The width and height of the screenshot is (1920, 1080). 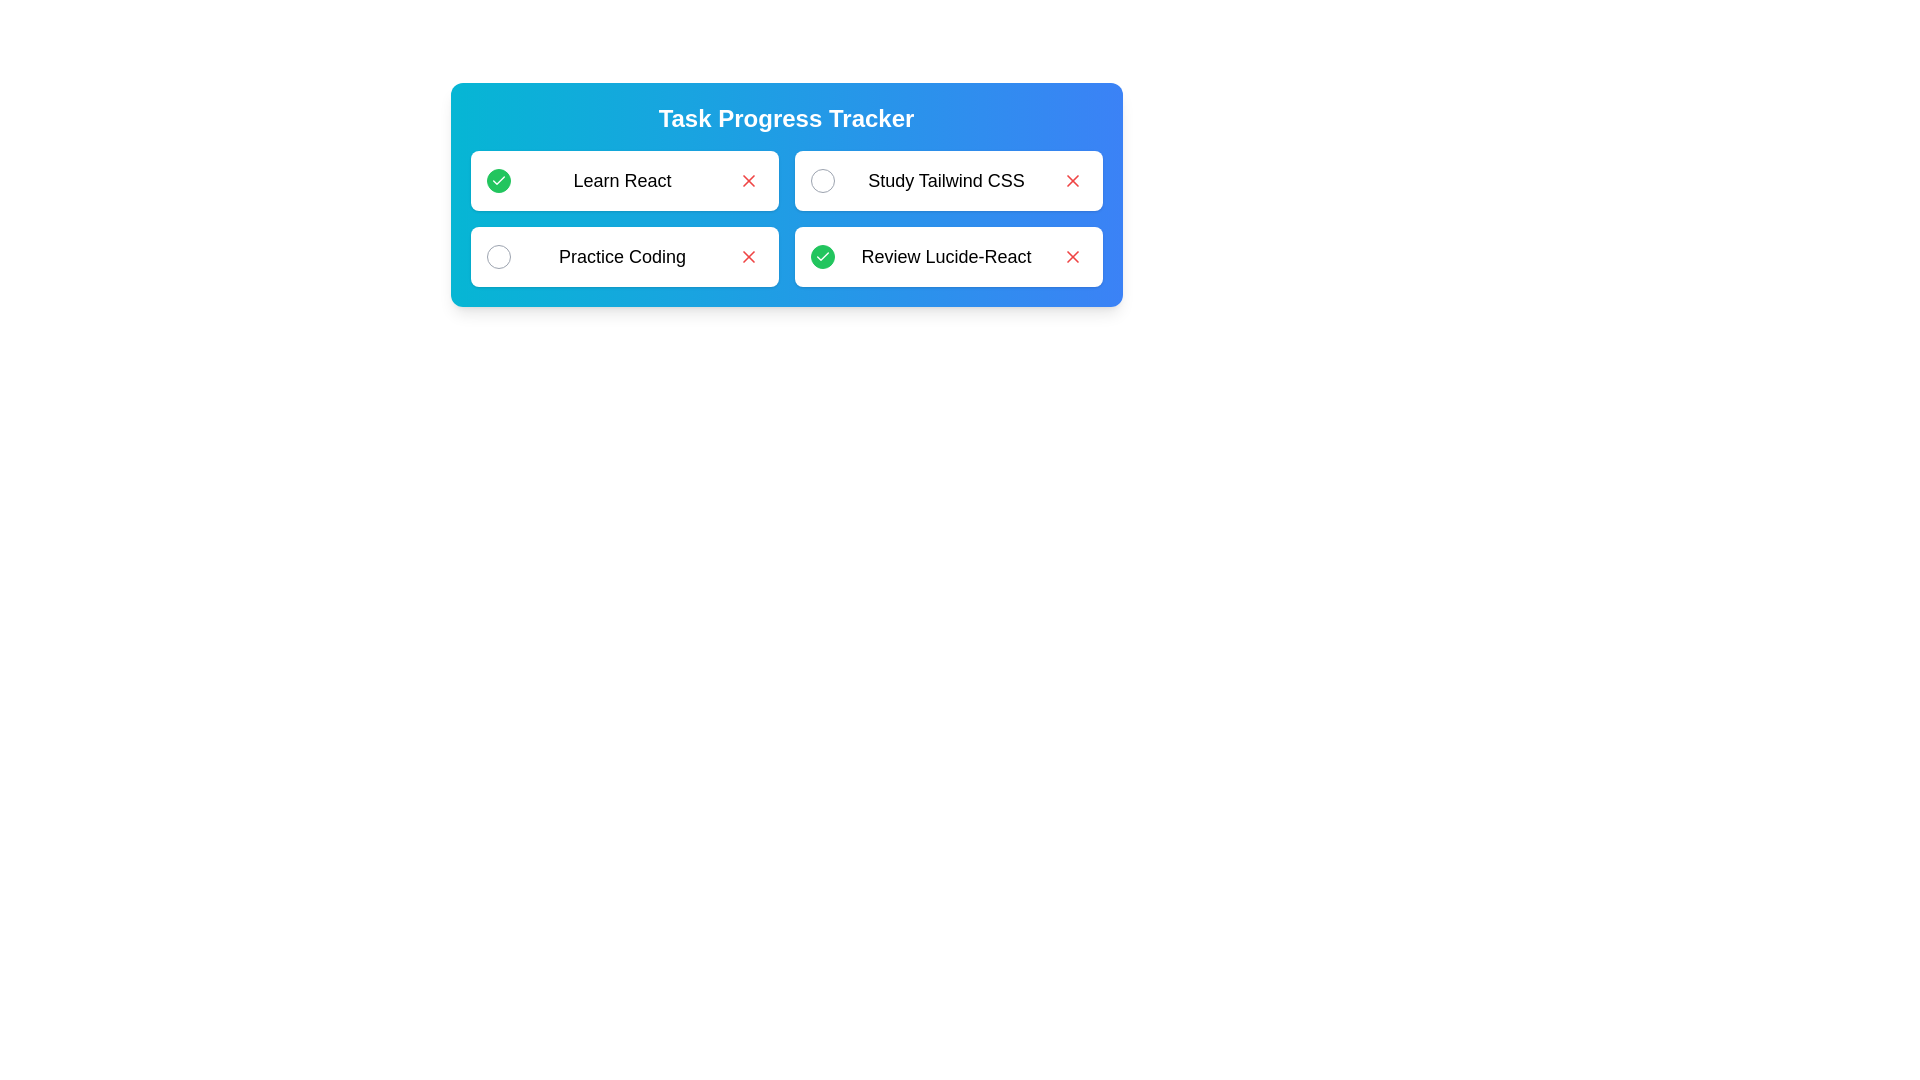 I want to click on 'Remove' button for the task labeled Practice Coding, so click(x=747, y=256).